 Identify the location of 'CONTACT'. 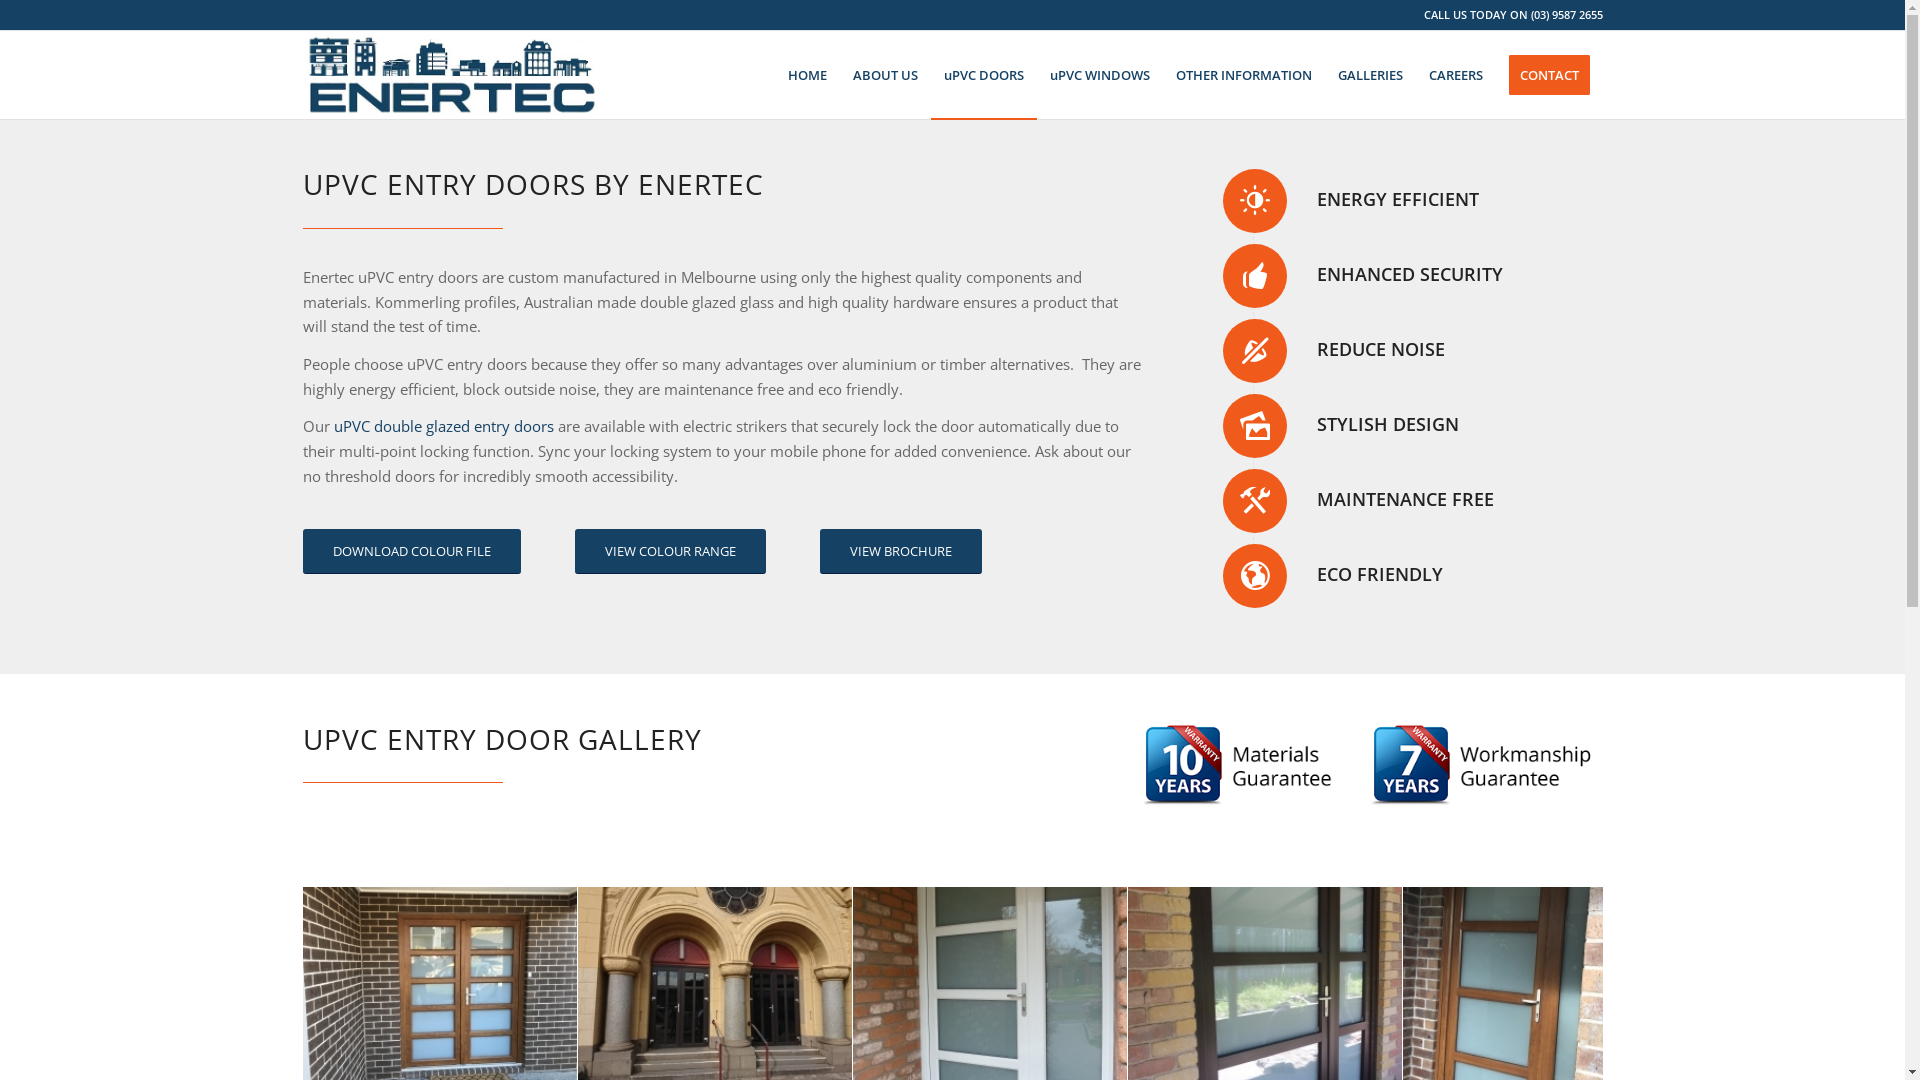
(1548, 73).